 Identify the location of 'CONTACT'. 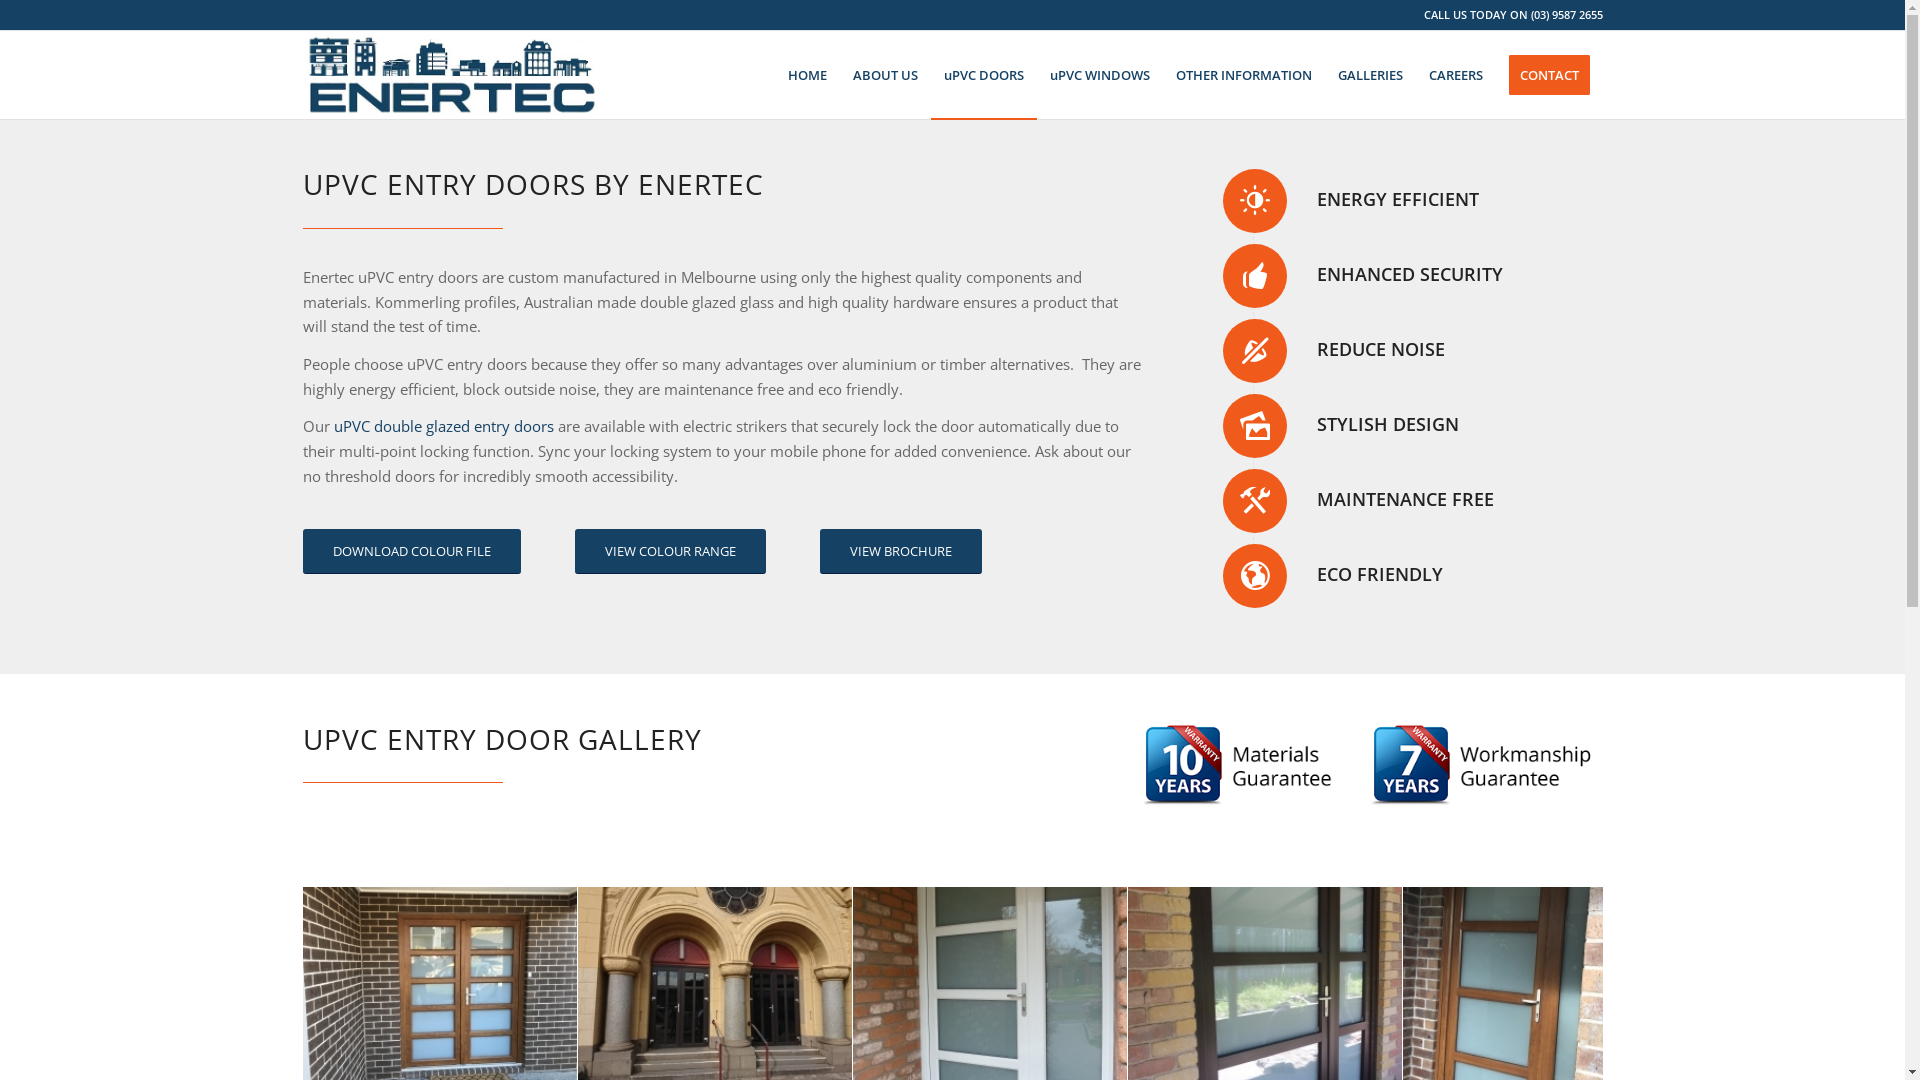
(1548, 73).